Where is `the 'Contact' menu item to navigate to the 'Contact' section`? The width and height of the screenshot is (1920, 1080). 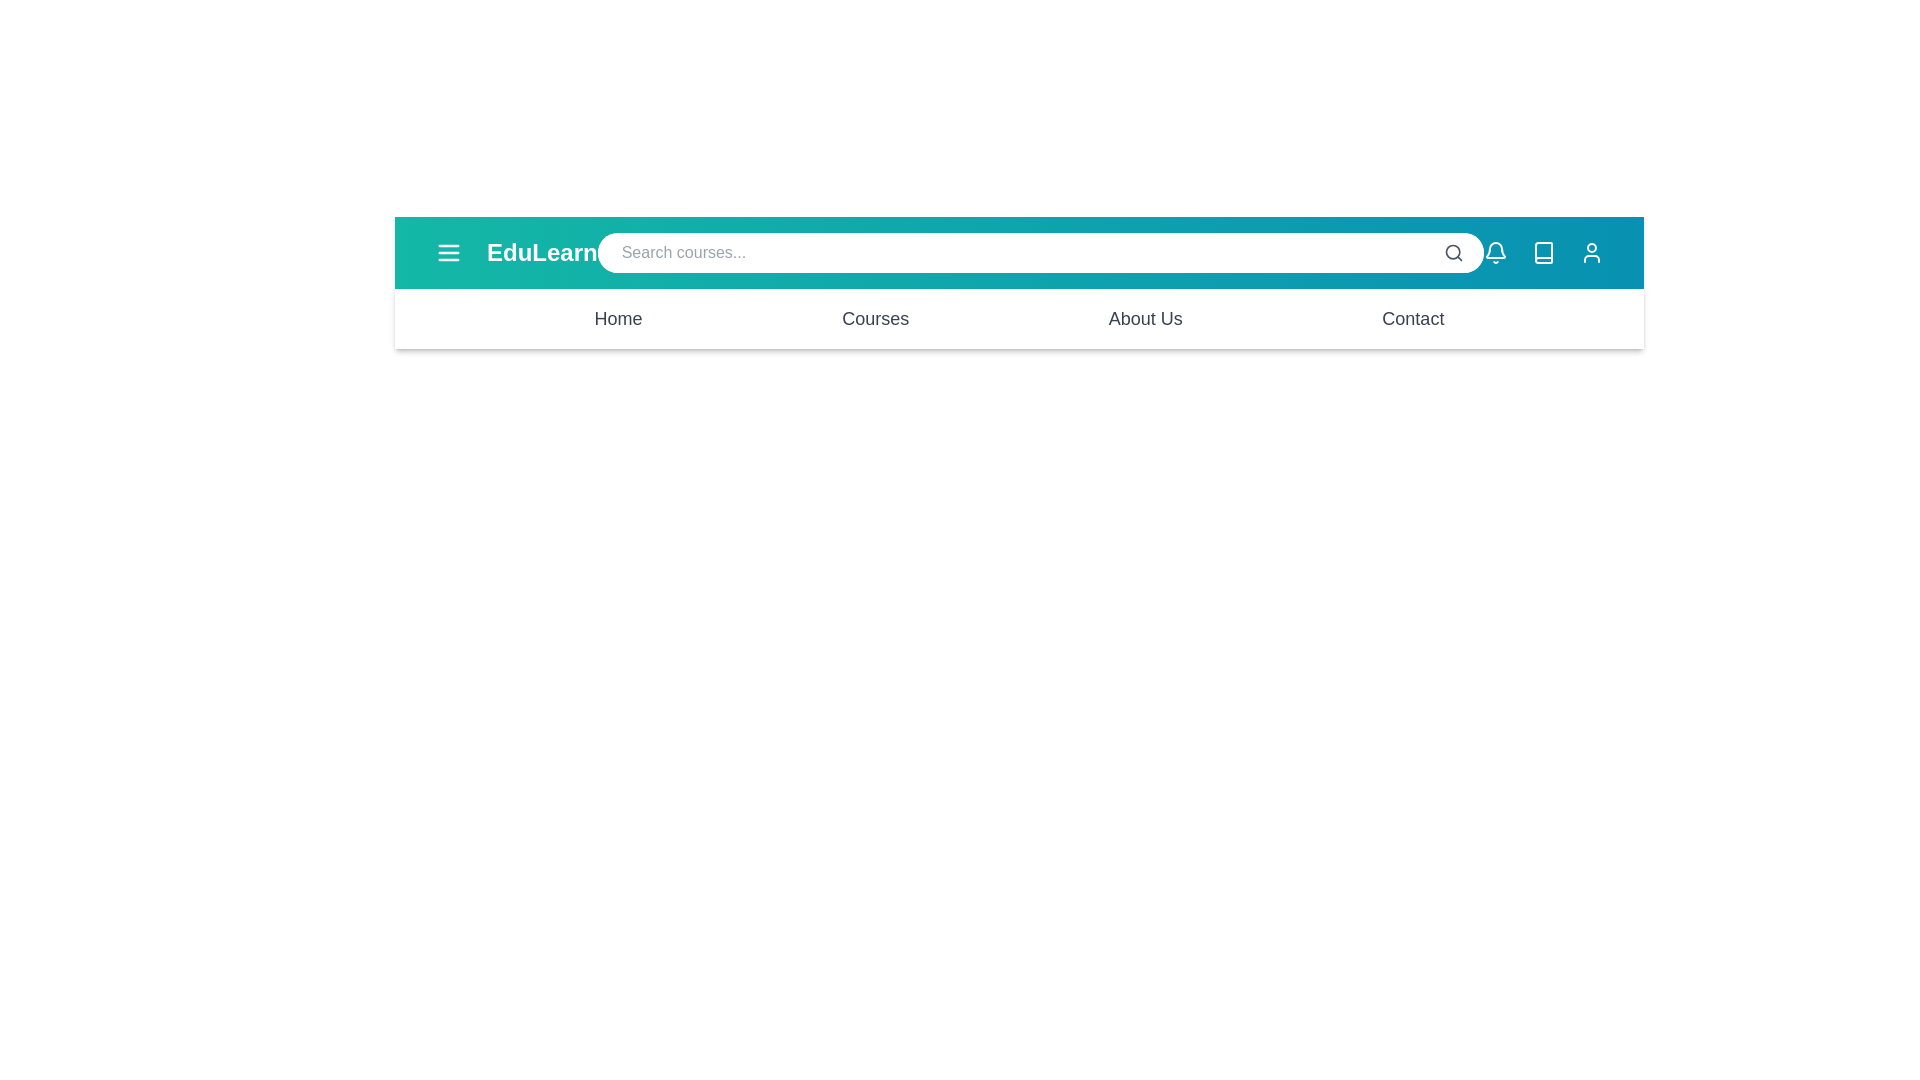
the 'Contact' menu item to navigate to the 'Contact' section is located at coordinates (1412, 318).